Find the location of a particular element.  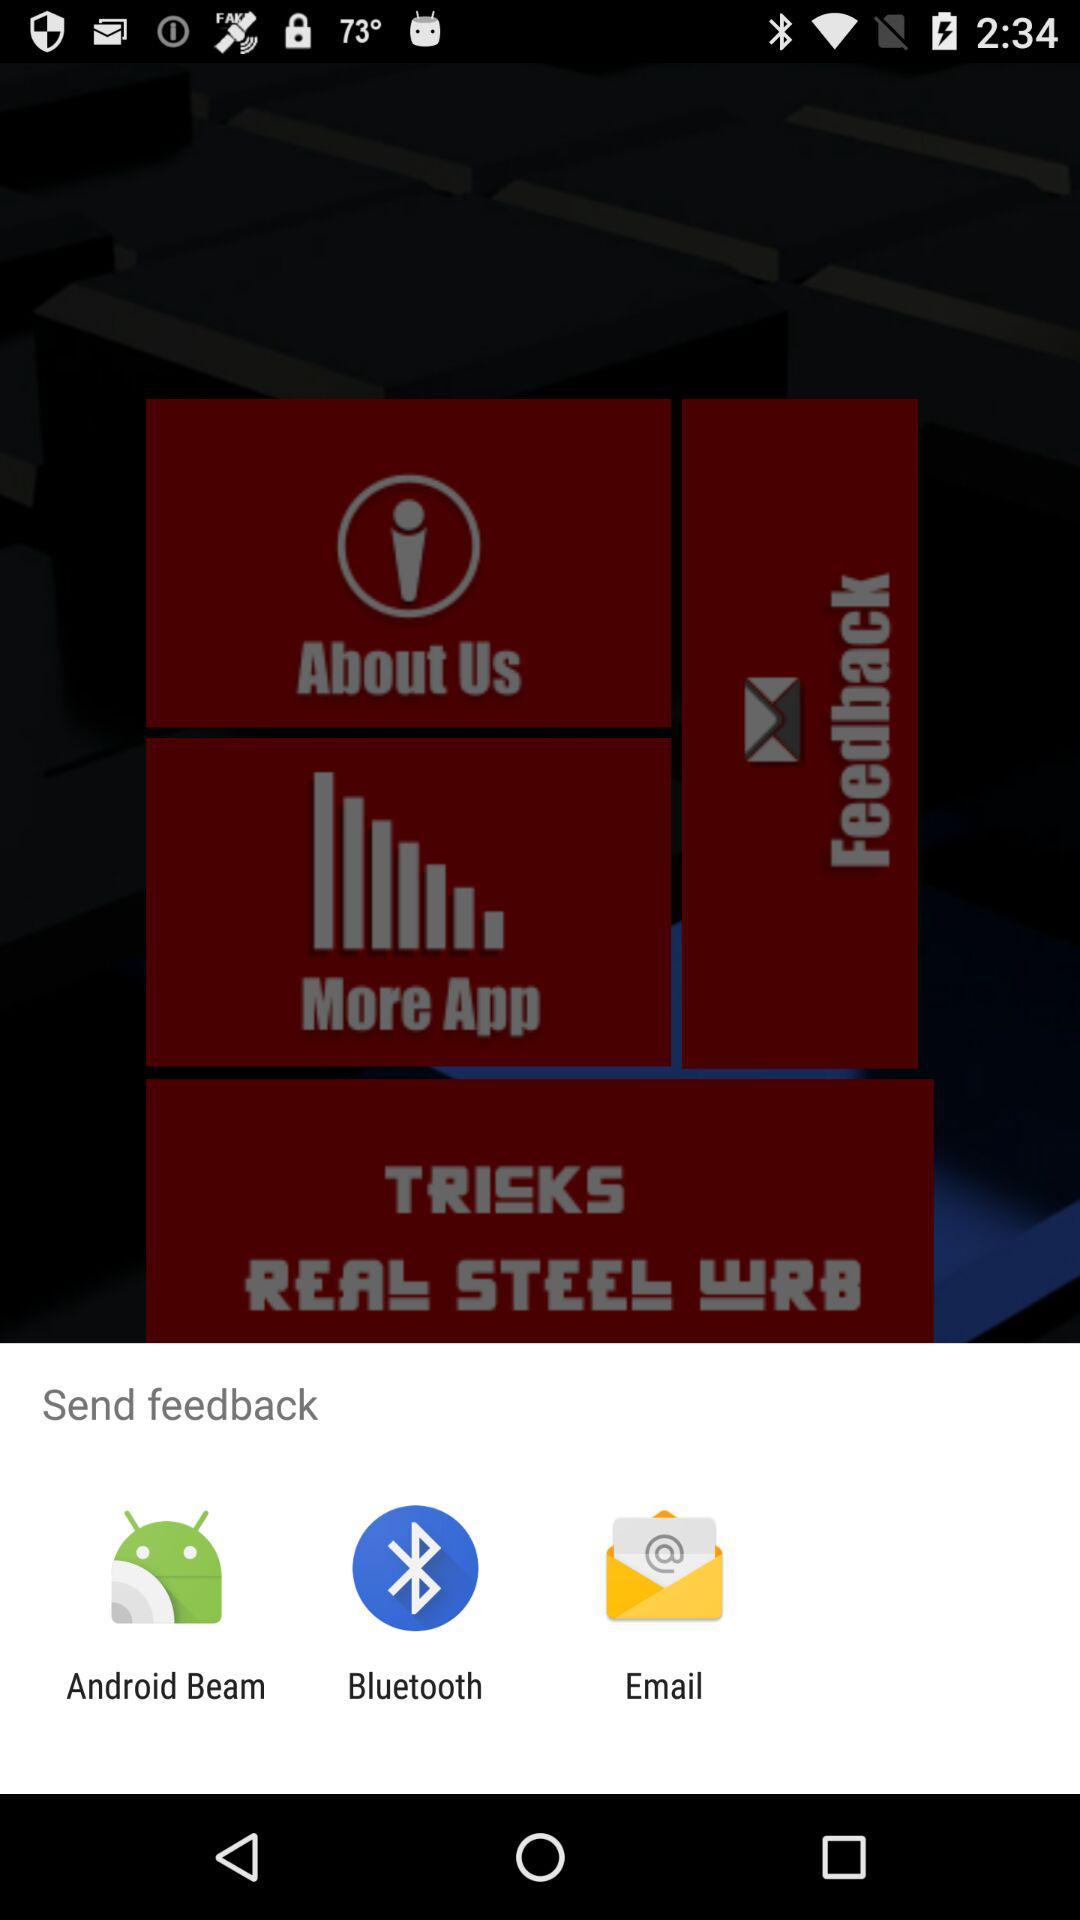

icon next to android beam item is located at coordinates (414, 1705).